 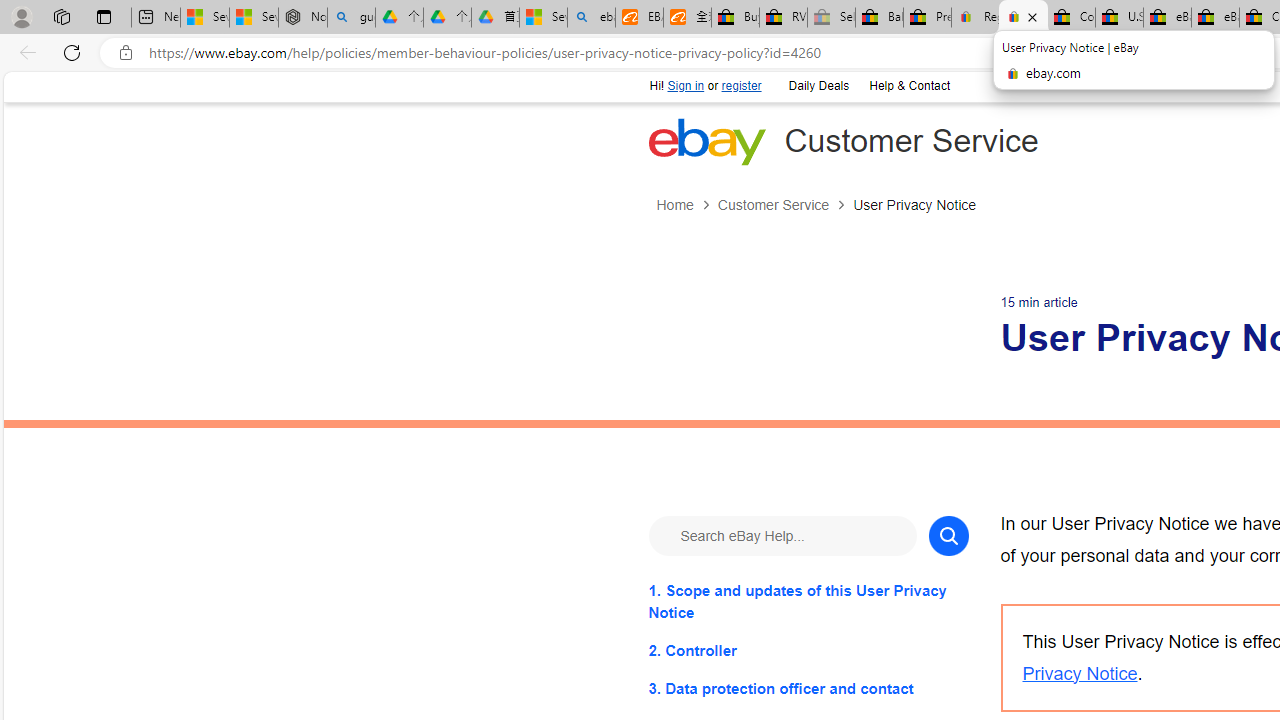 What do you see at coordinates (740, 85) in the screenshot?
I see `'register'` at bounding box center [740, 85].